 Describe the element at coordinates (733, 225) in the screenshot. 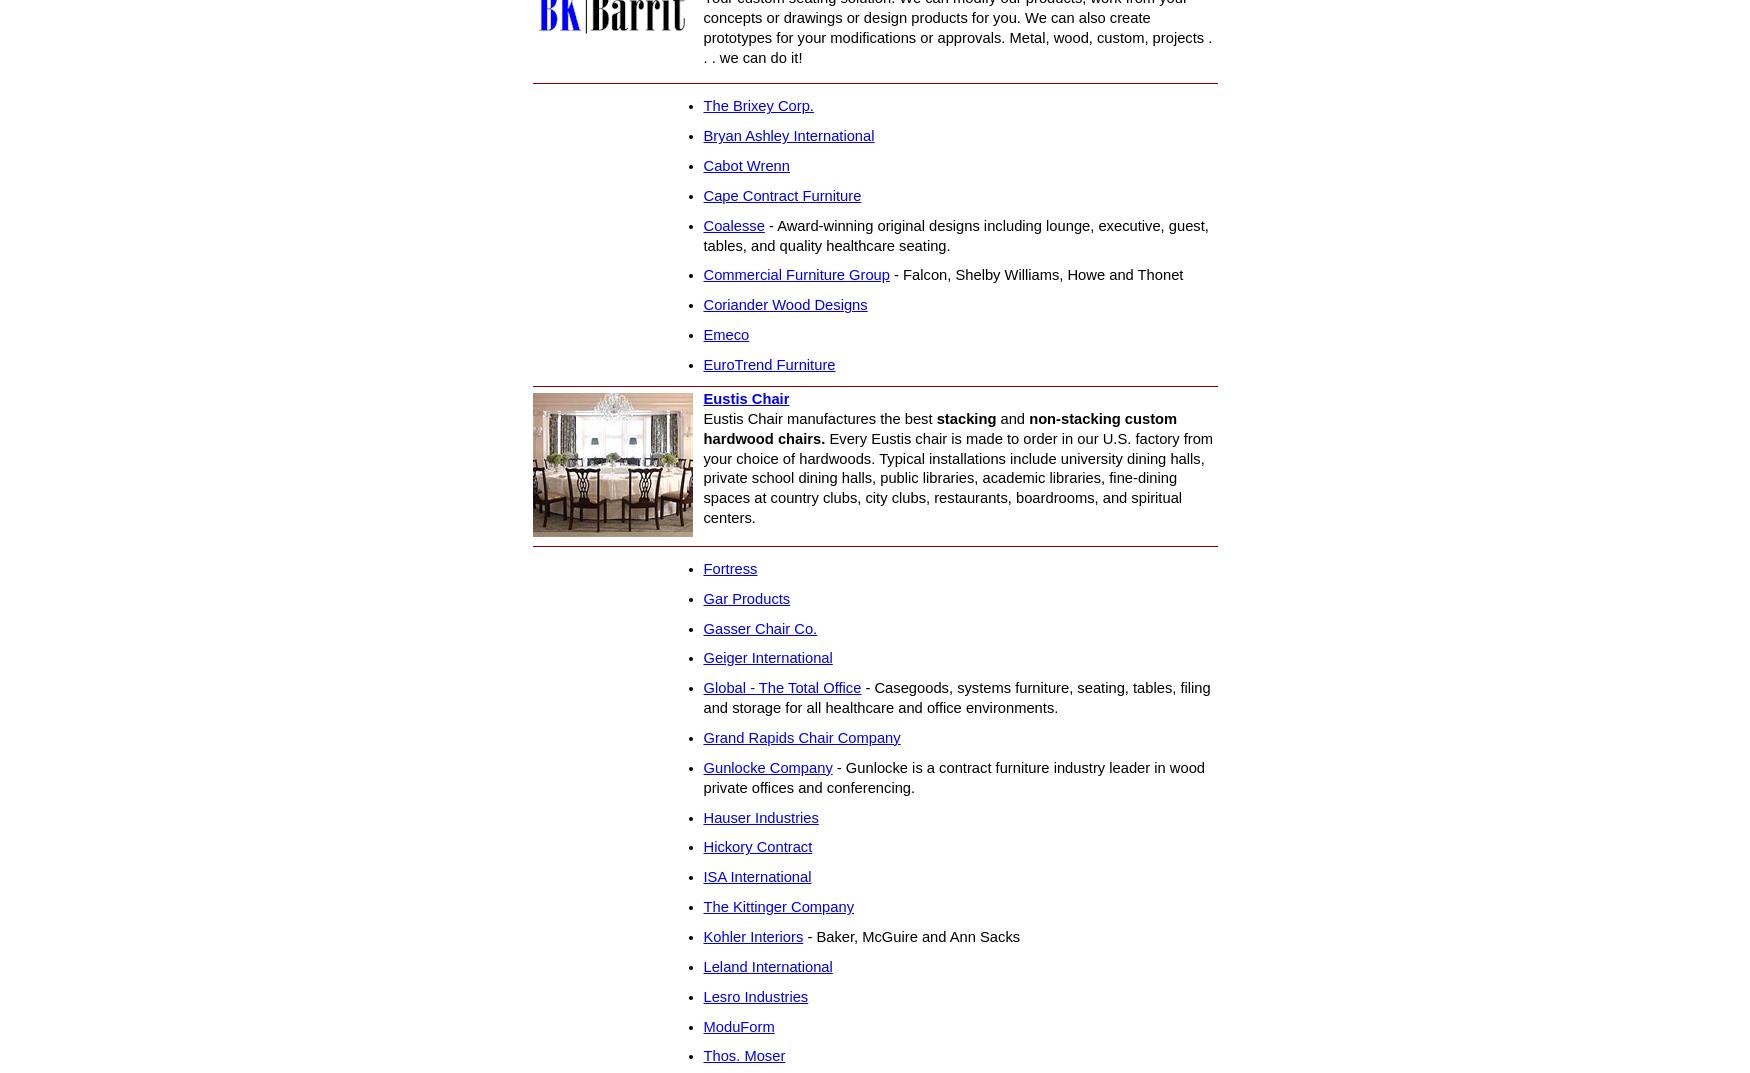

I see `'Coalesse'` at that location.